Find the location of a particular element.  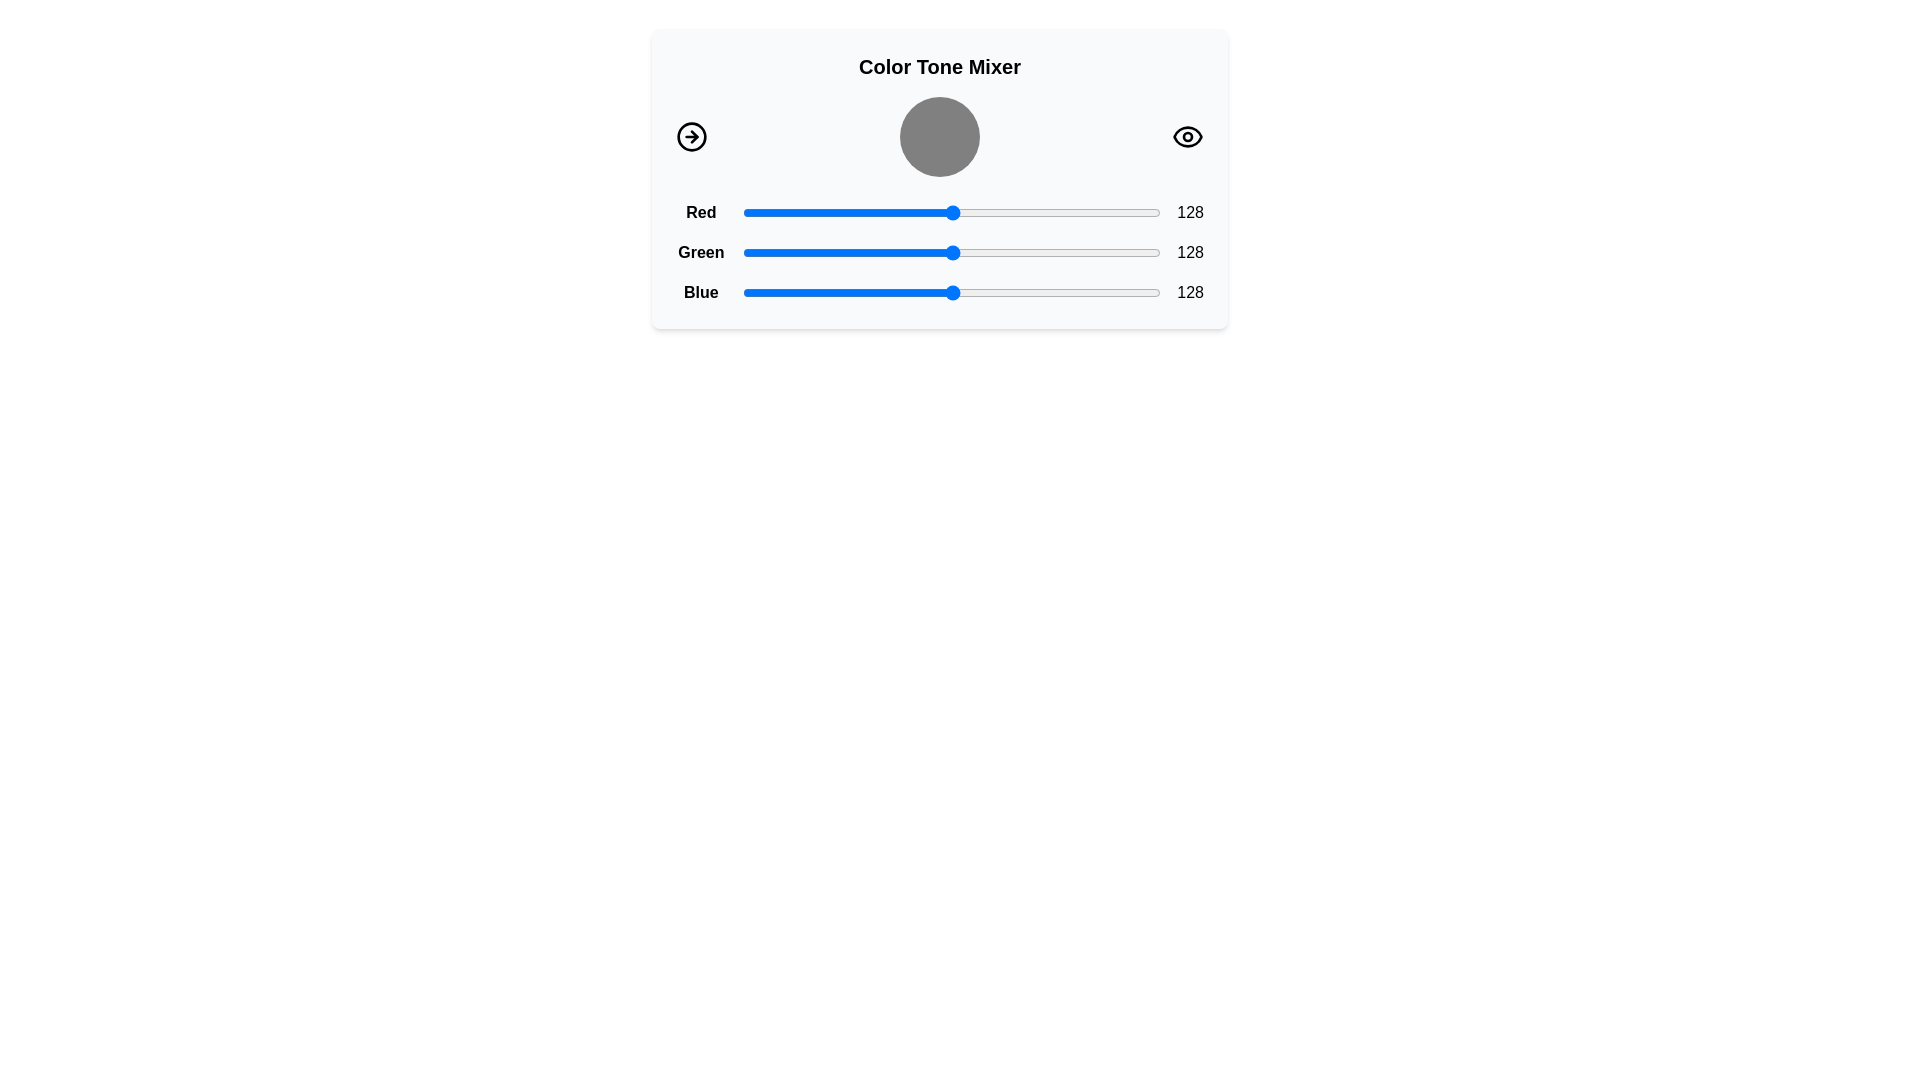

green color intensity is located at coordinates (791, 252).